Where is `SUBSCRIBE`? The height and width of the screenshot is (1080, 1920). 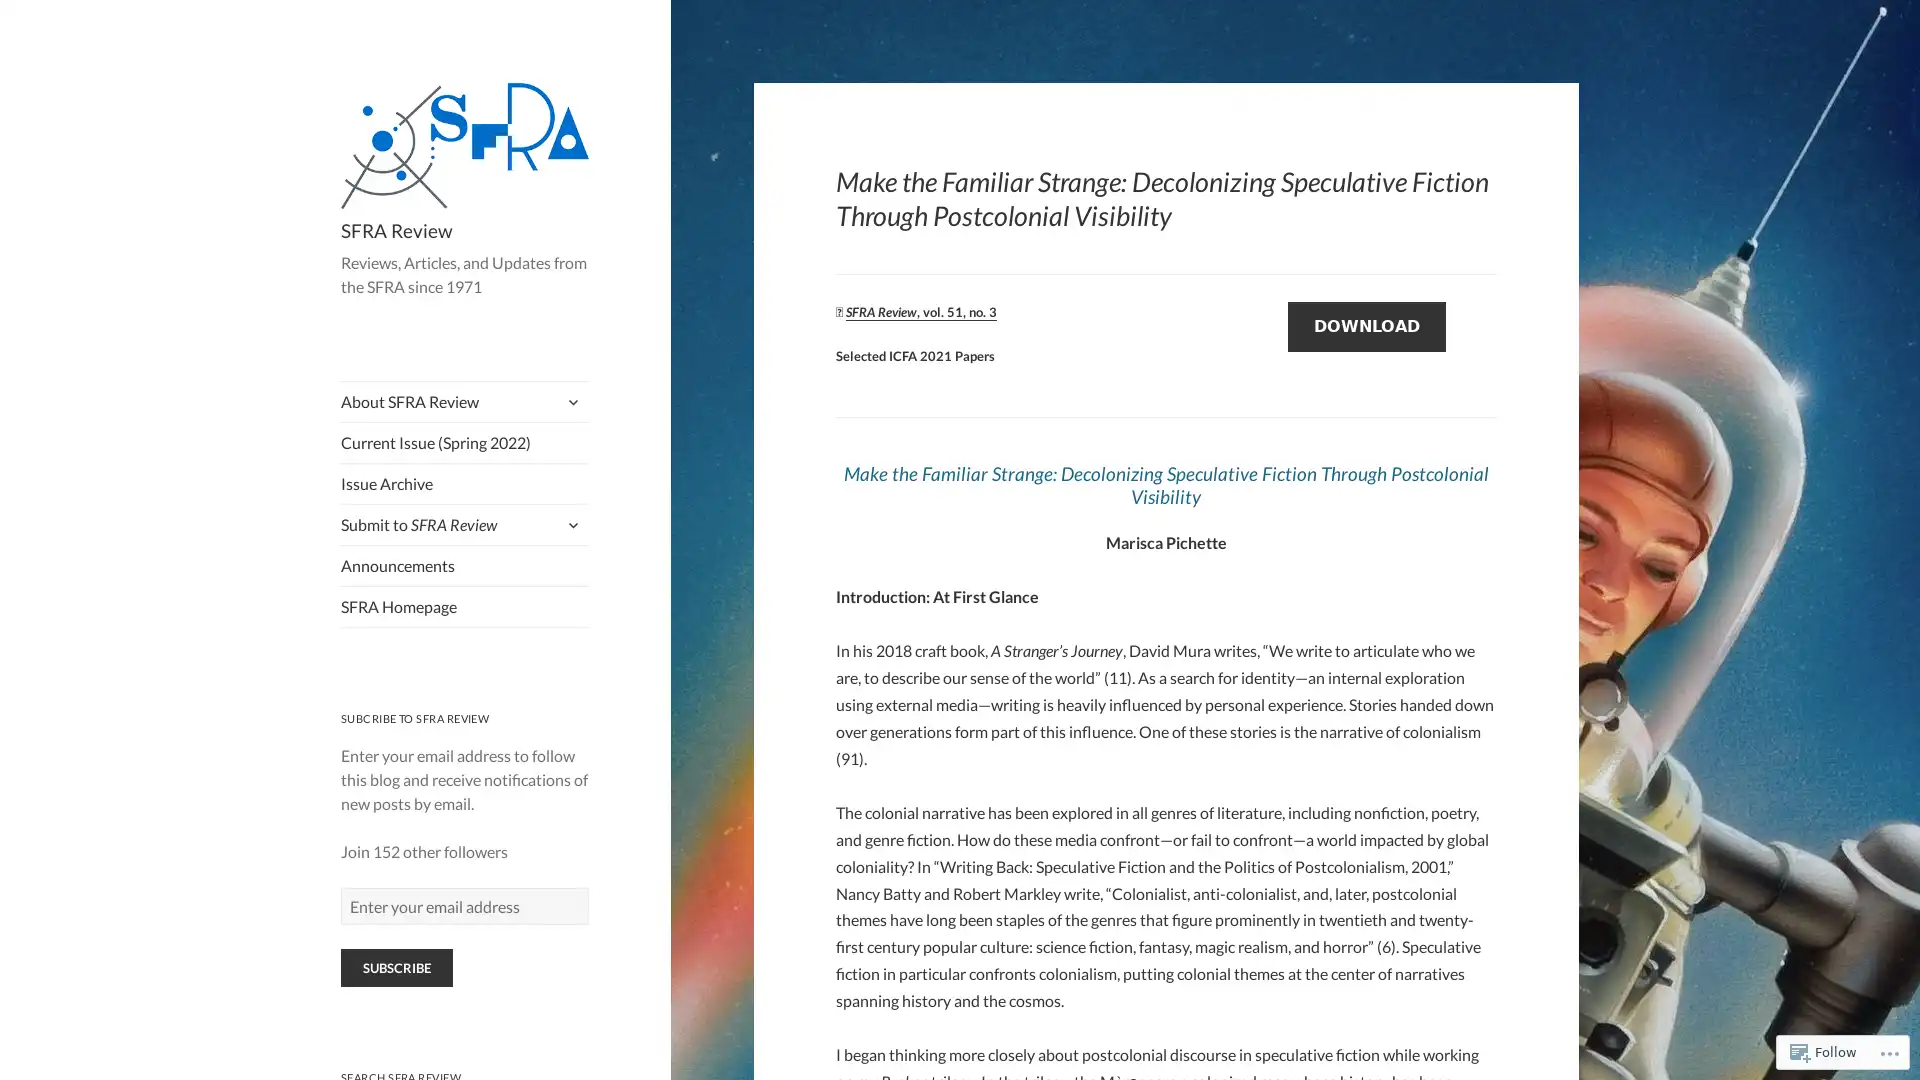 SUBSCRIBE is located at coordinates (396, 967).